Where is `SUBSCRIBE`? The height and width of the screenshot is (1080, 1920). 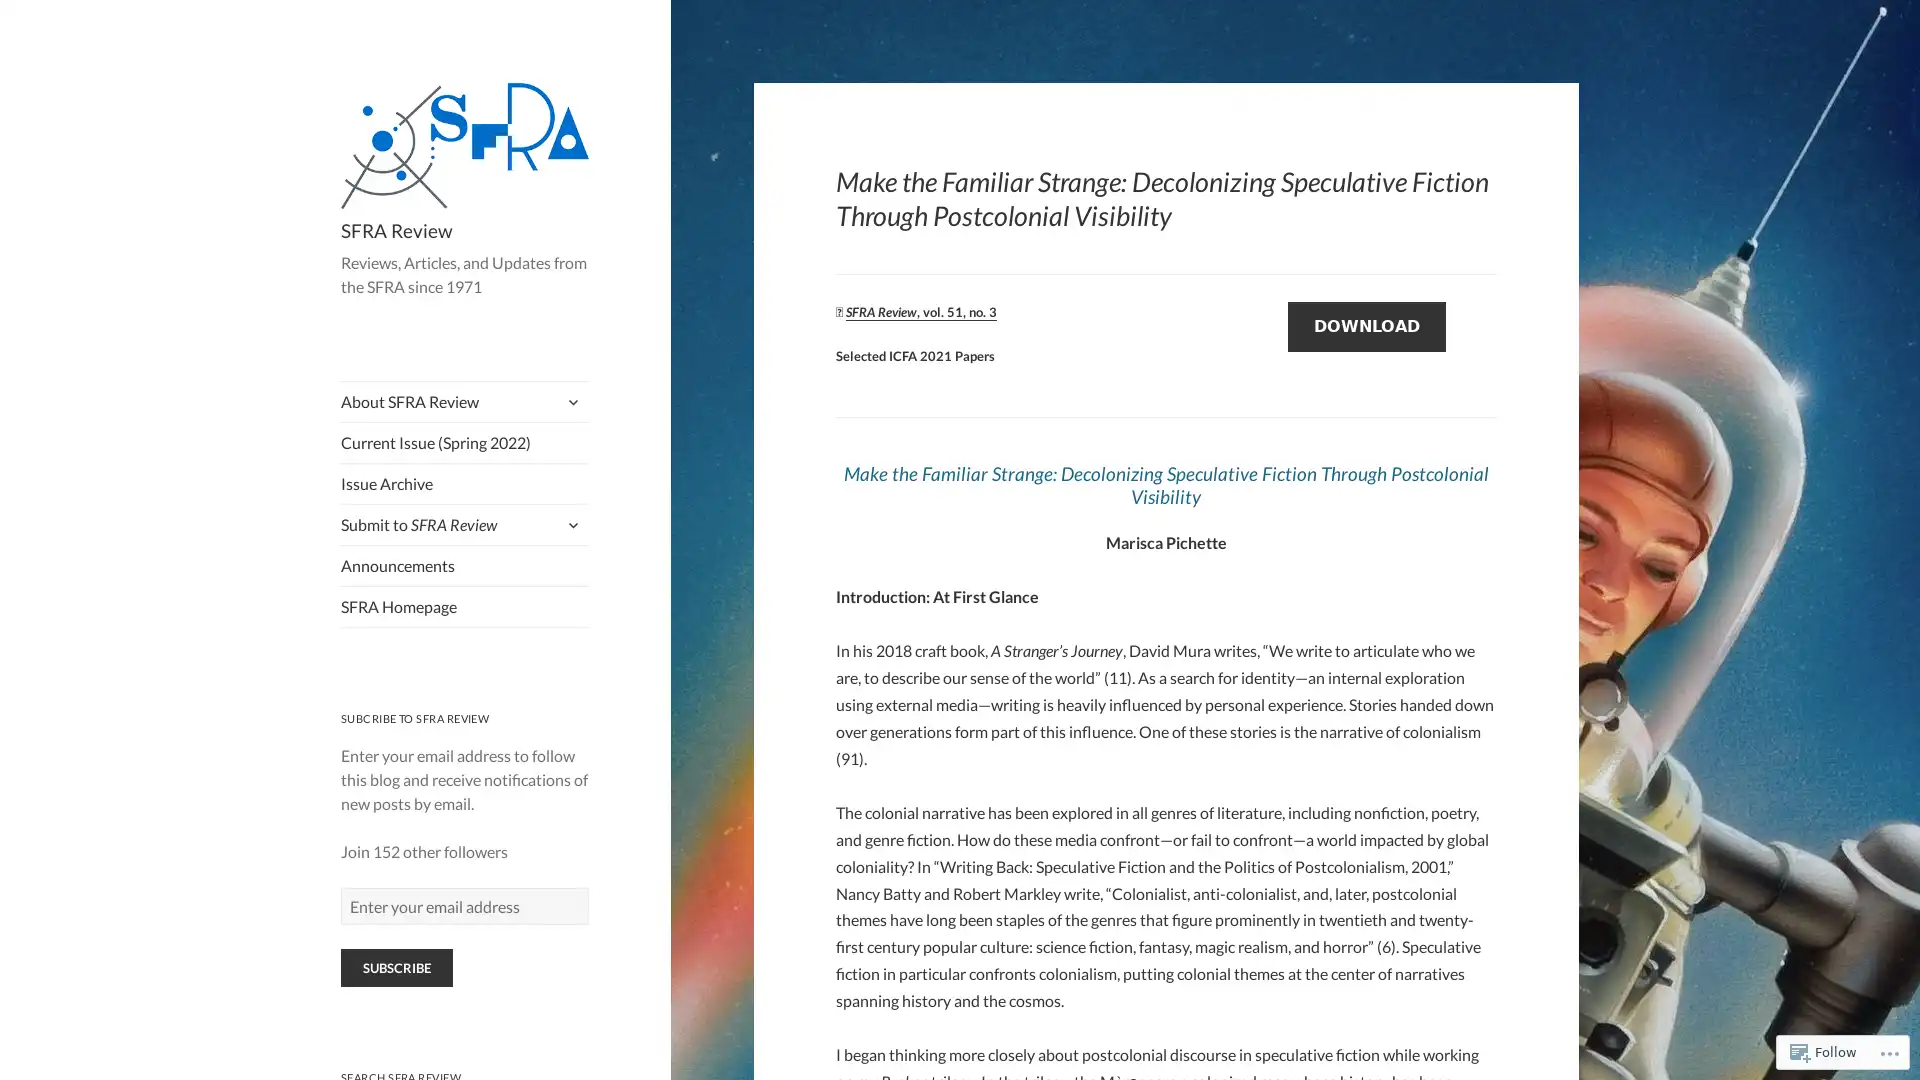 SUBSCRIBE is located at coordinates (396, 967).